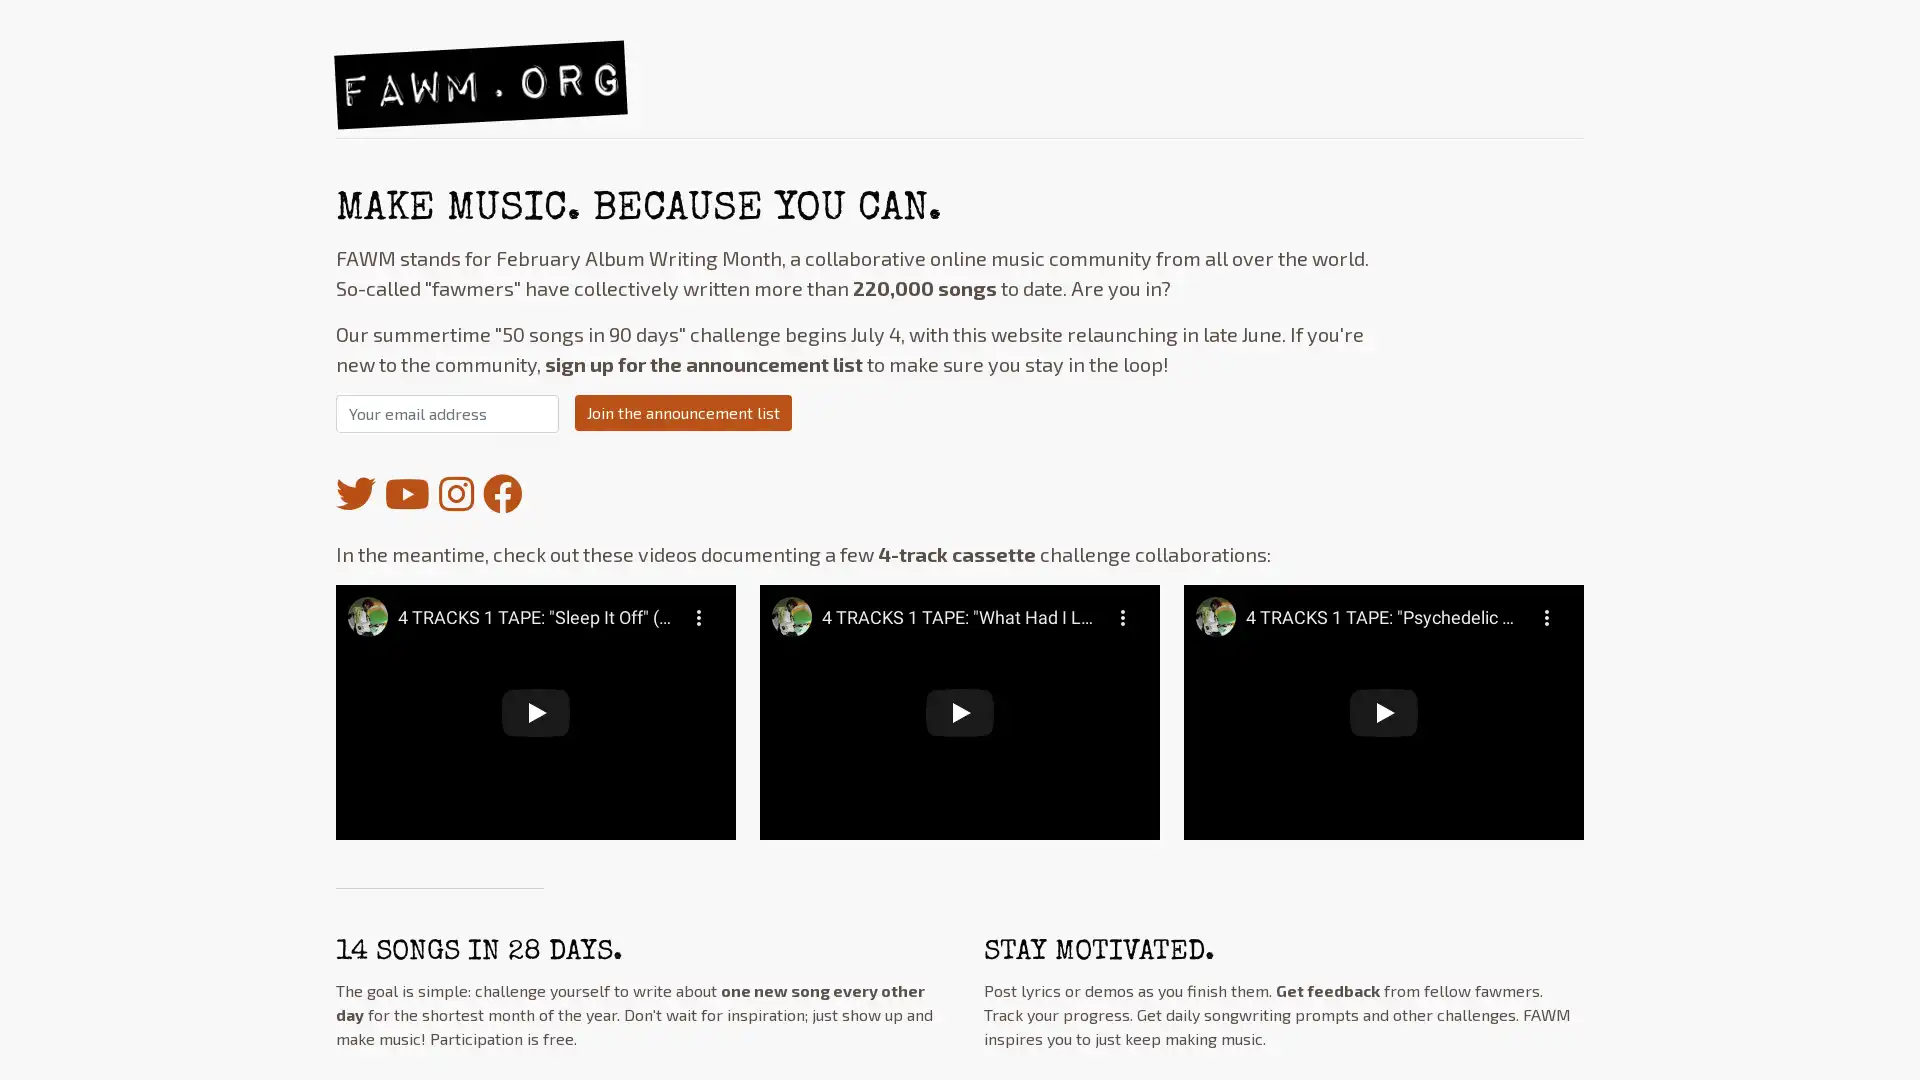  Describe the element at coordinates (683, 411) in the screenshot. I see `Join the announcement list` at that location.